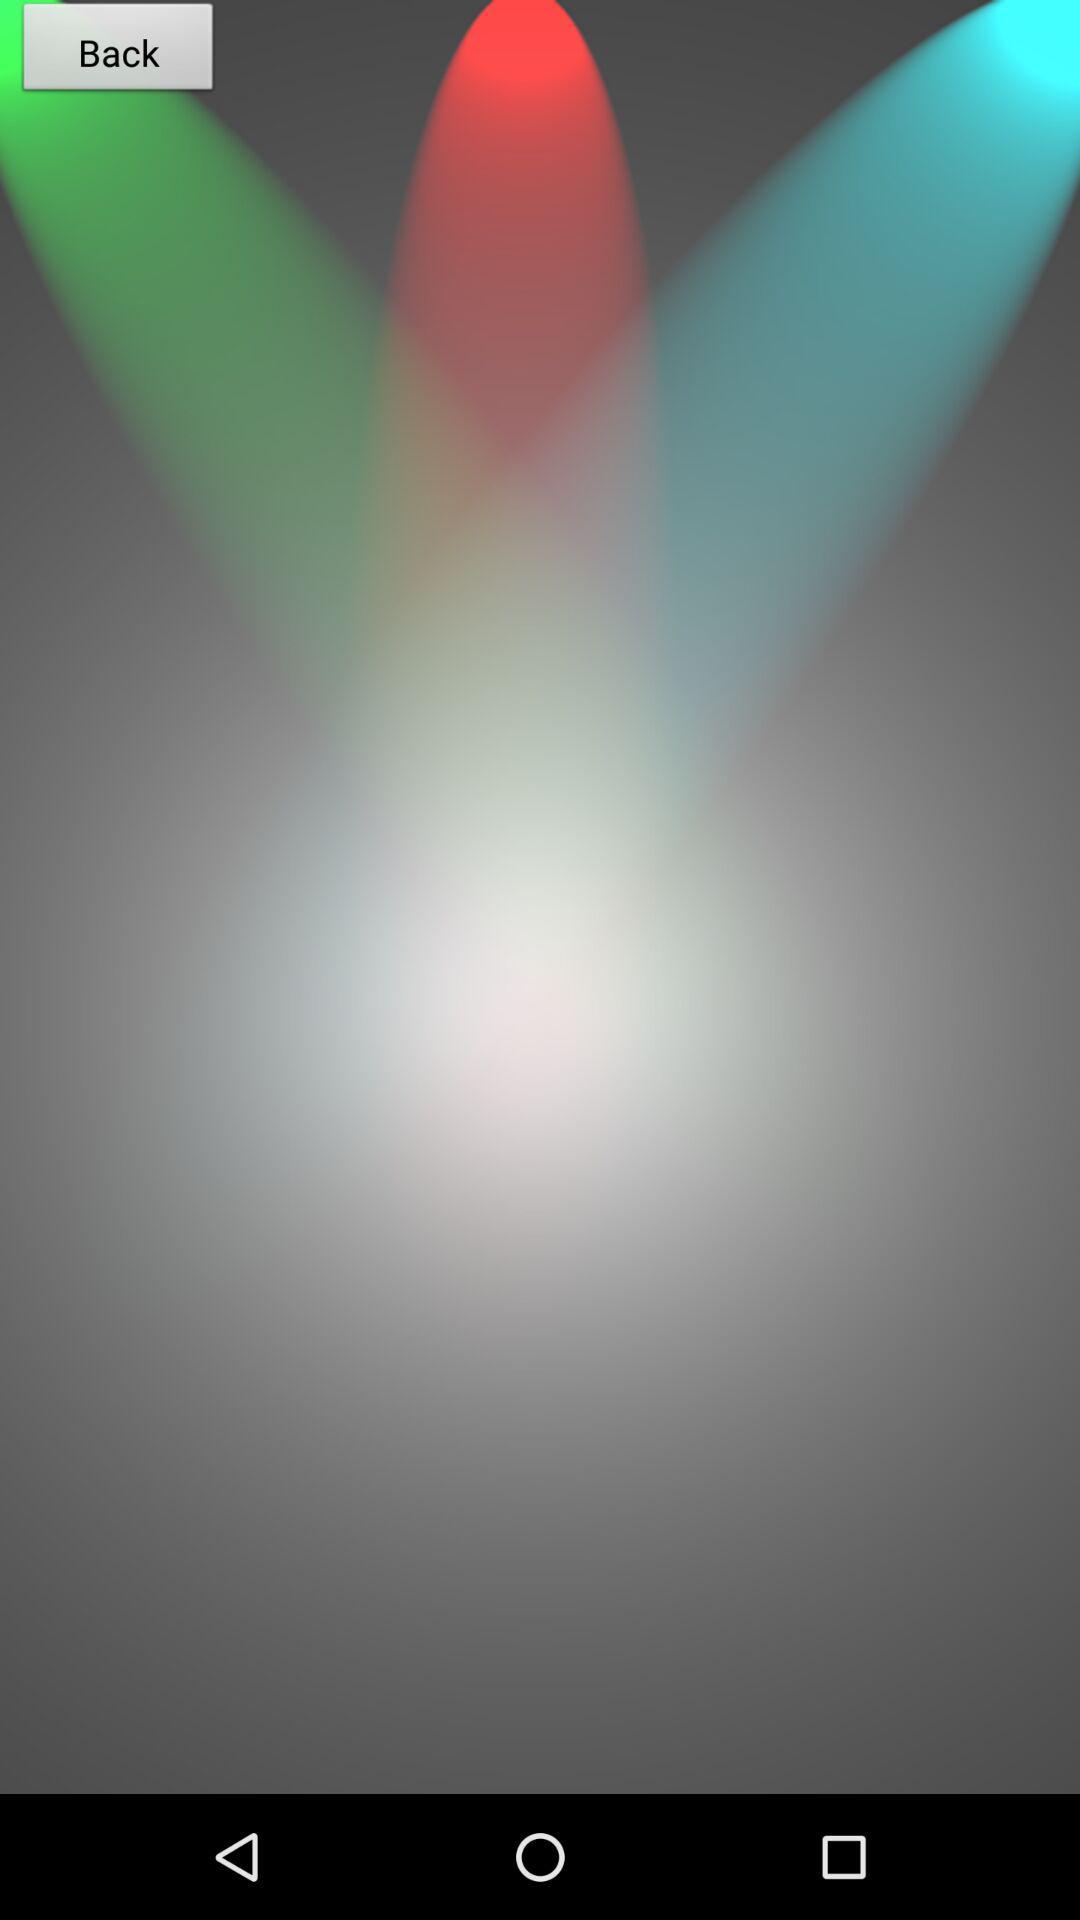 Image resolution: width=1080 pixels, height=1920 pixels. I want to click on back, so click(540, 1465).